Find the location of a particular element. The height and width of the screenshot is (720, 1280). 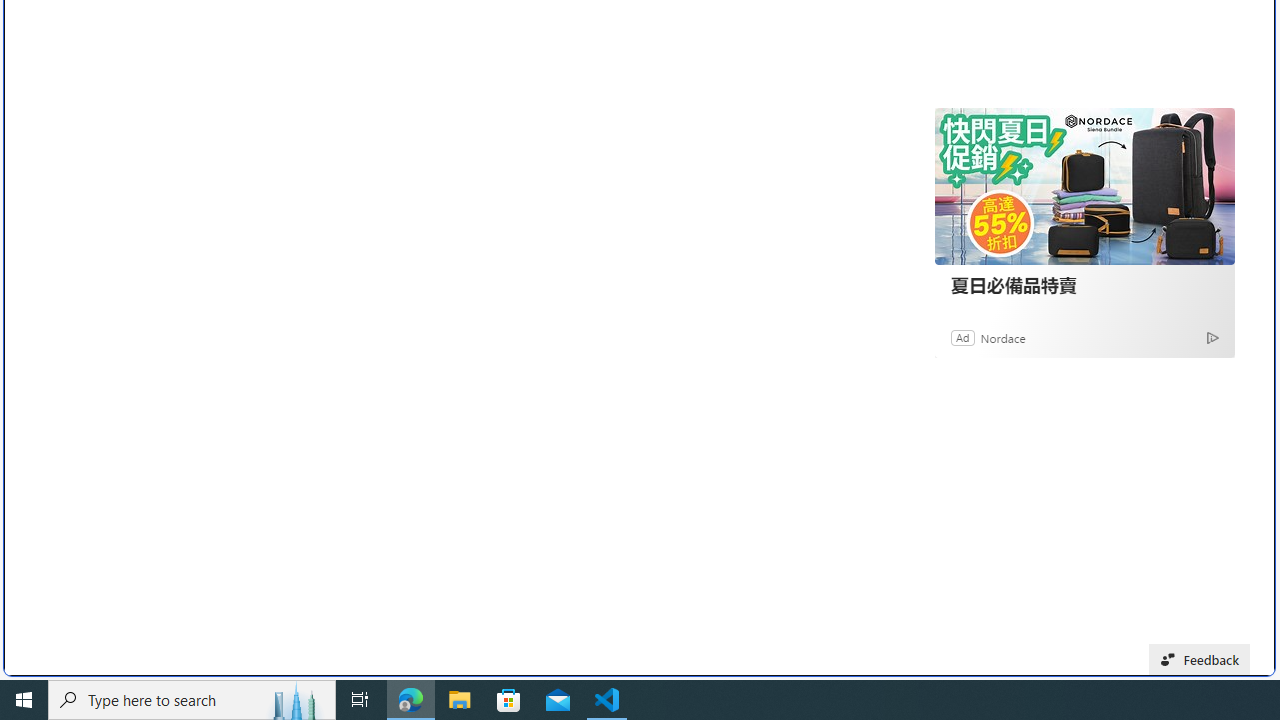

'Ad' is located at coordinates (963, 336).